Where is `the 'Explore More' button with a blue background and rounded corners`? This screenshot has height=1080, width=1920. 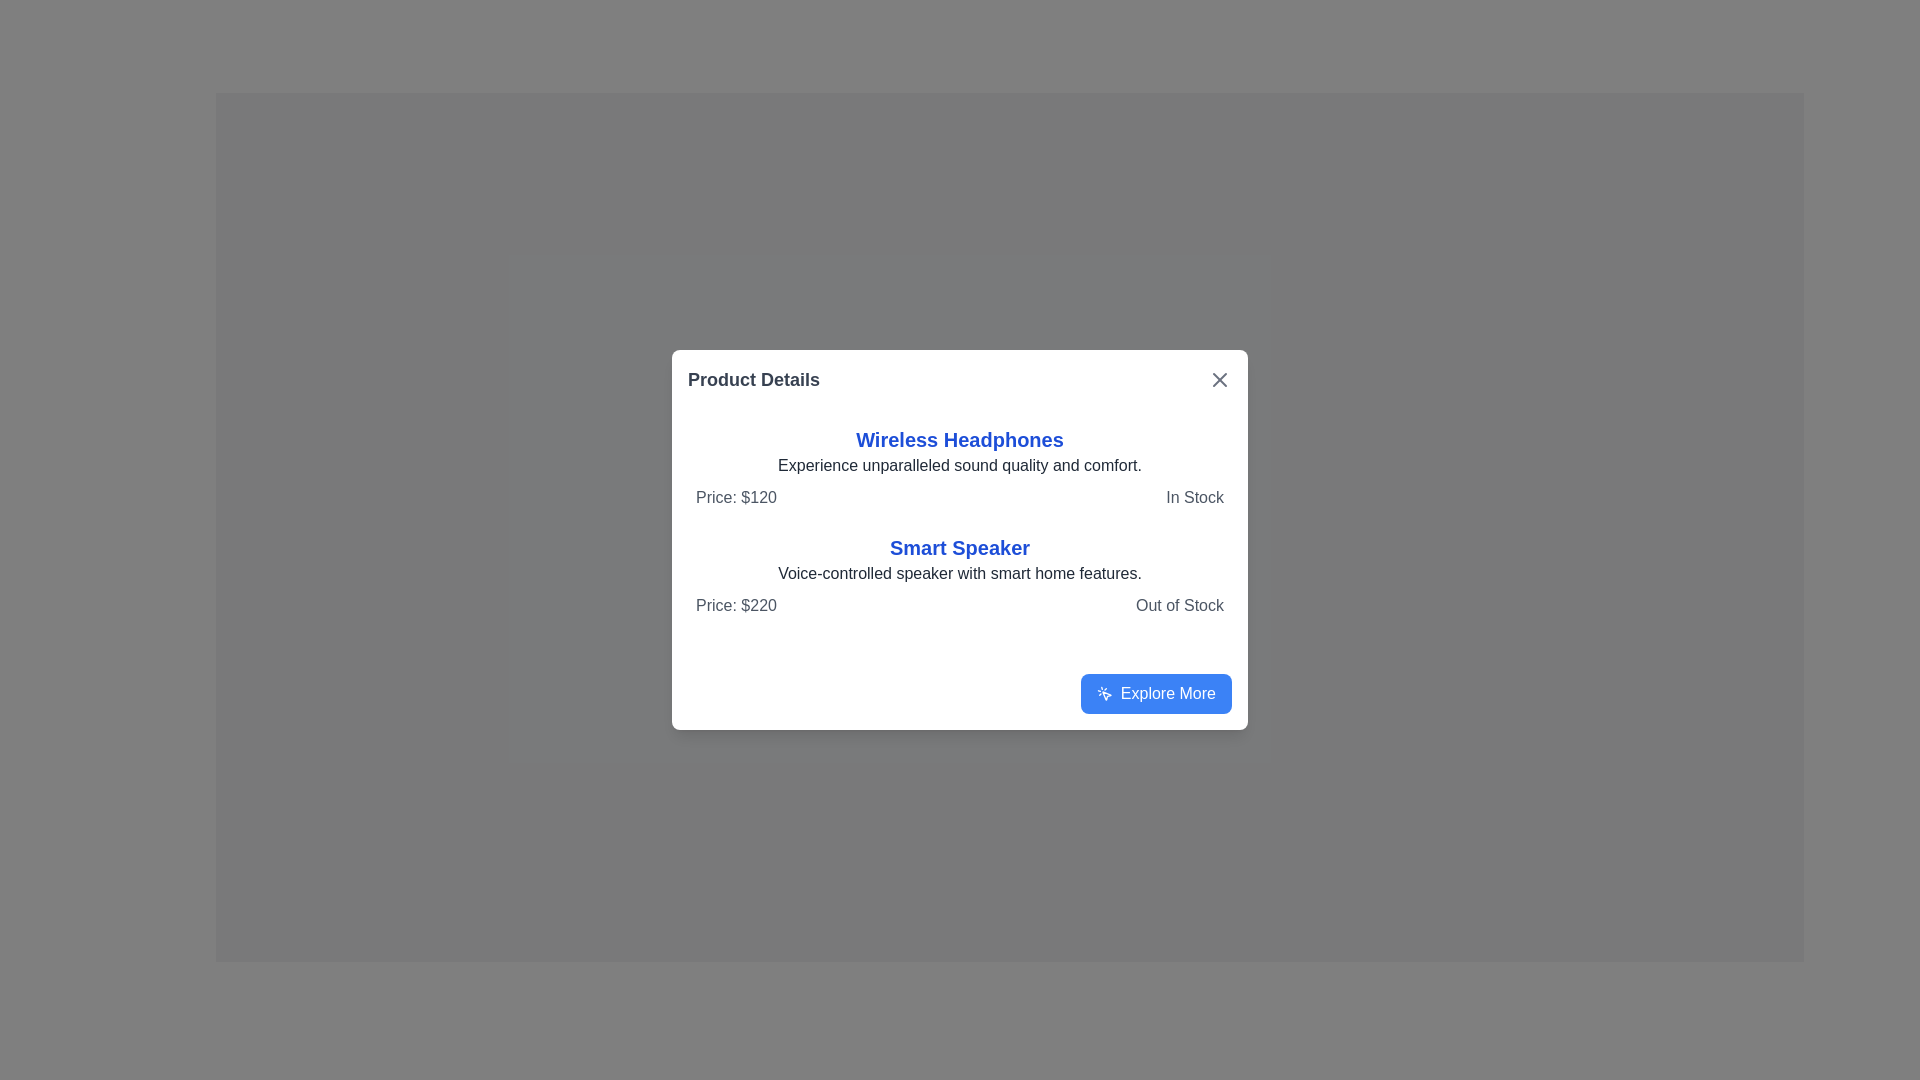
the 'Explore More' button with a blue background and rounded corners is located at coordinates (1156, 693).